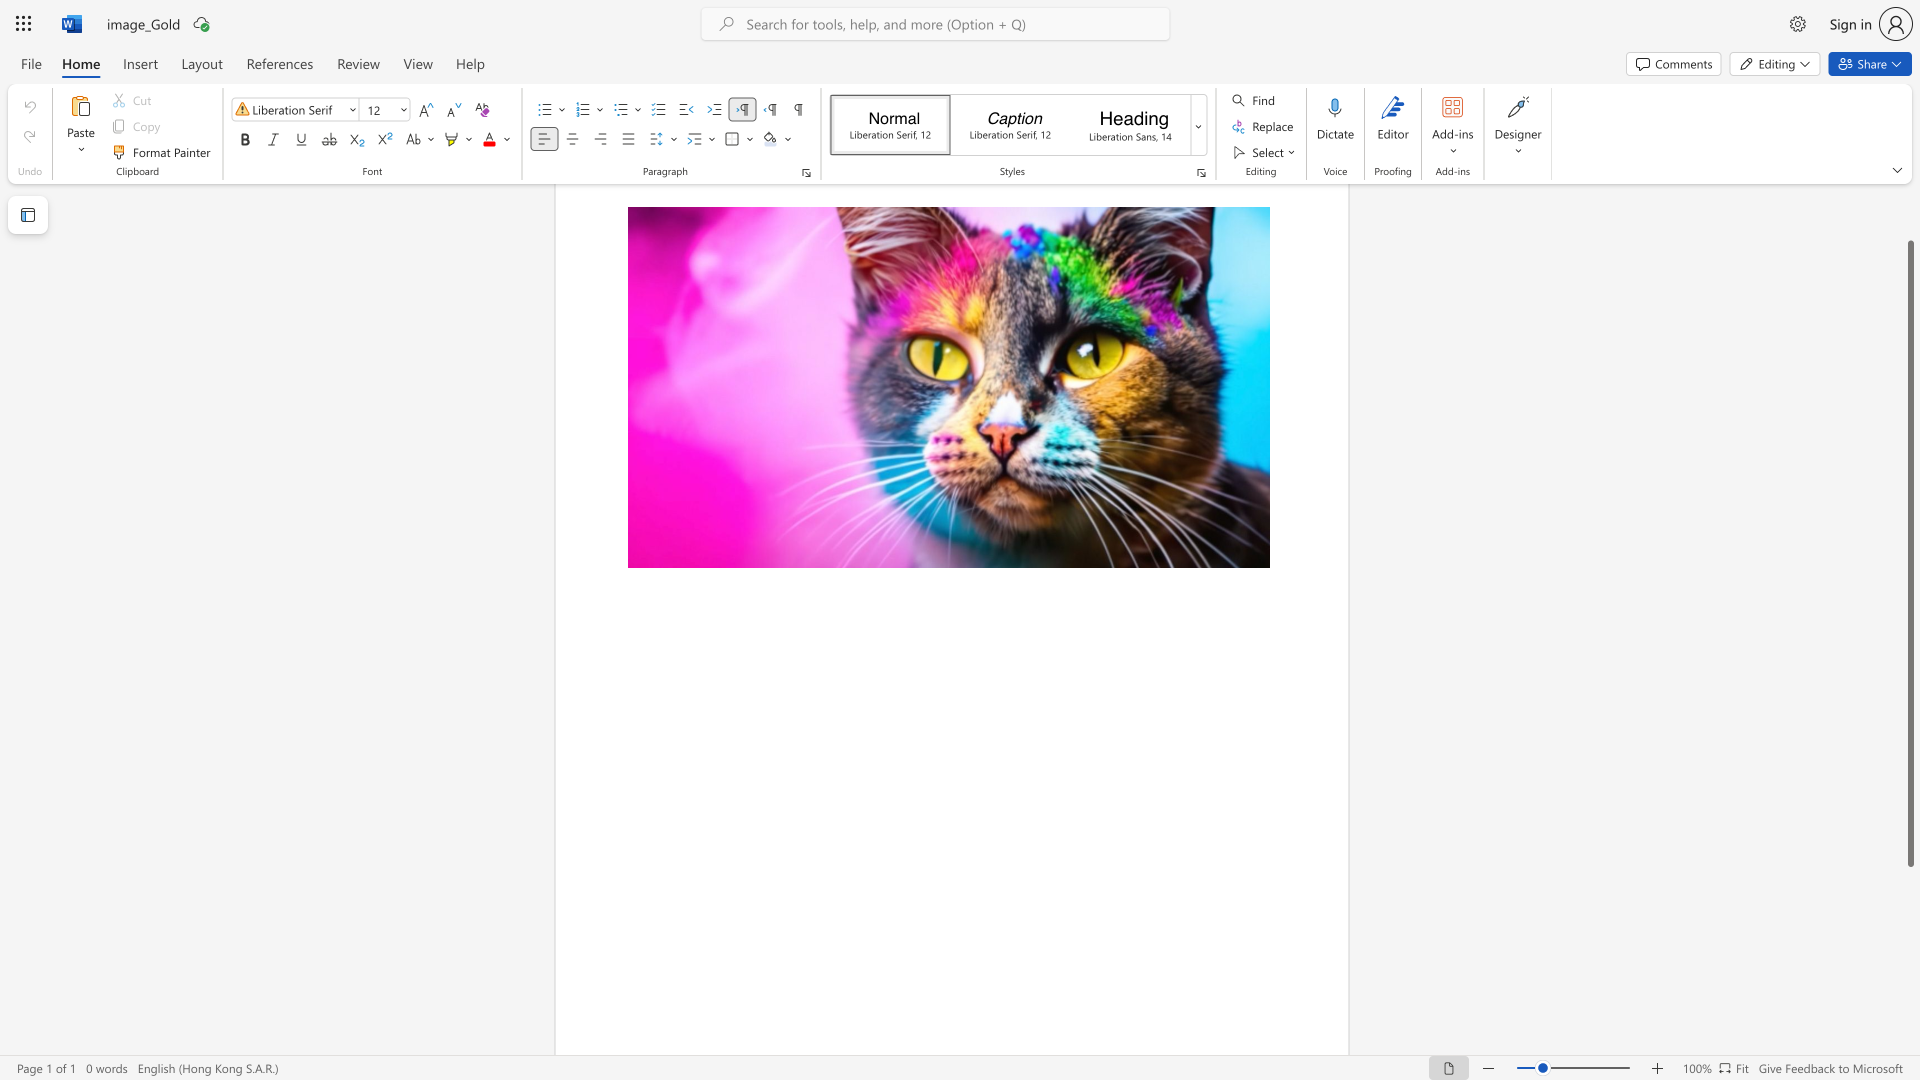 This screenshot has width=1920, height=1080. What do you see at coordinates (1909, 553) in the screenshot?
I see `the scrollbar and move up 50 pixels` at bounding box center [1909, 553].